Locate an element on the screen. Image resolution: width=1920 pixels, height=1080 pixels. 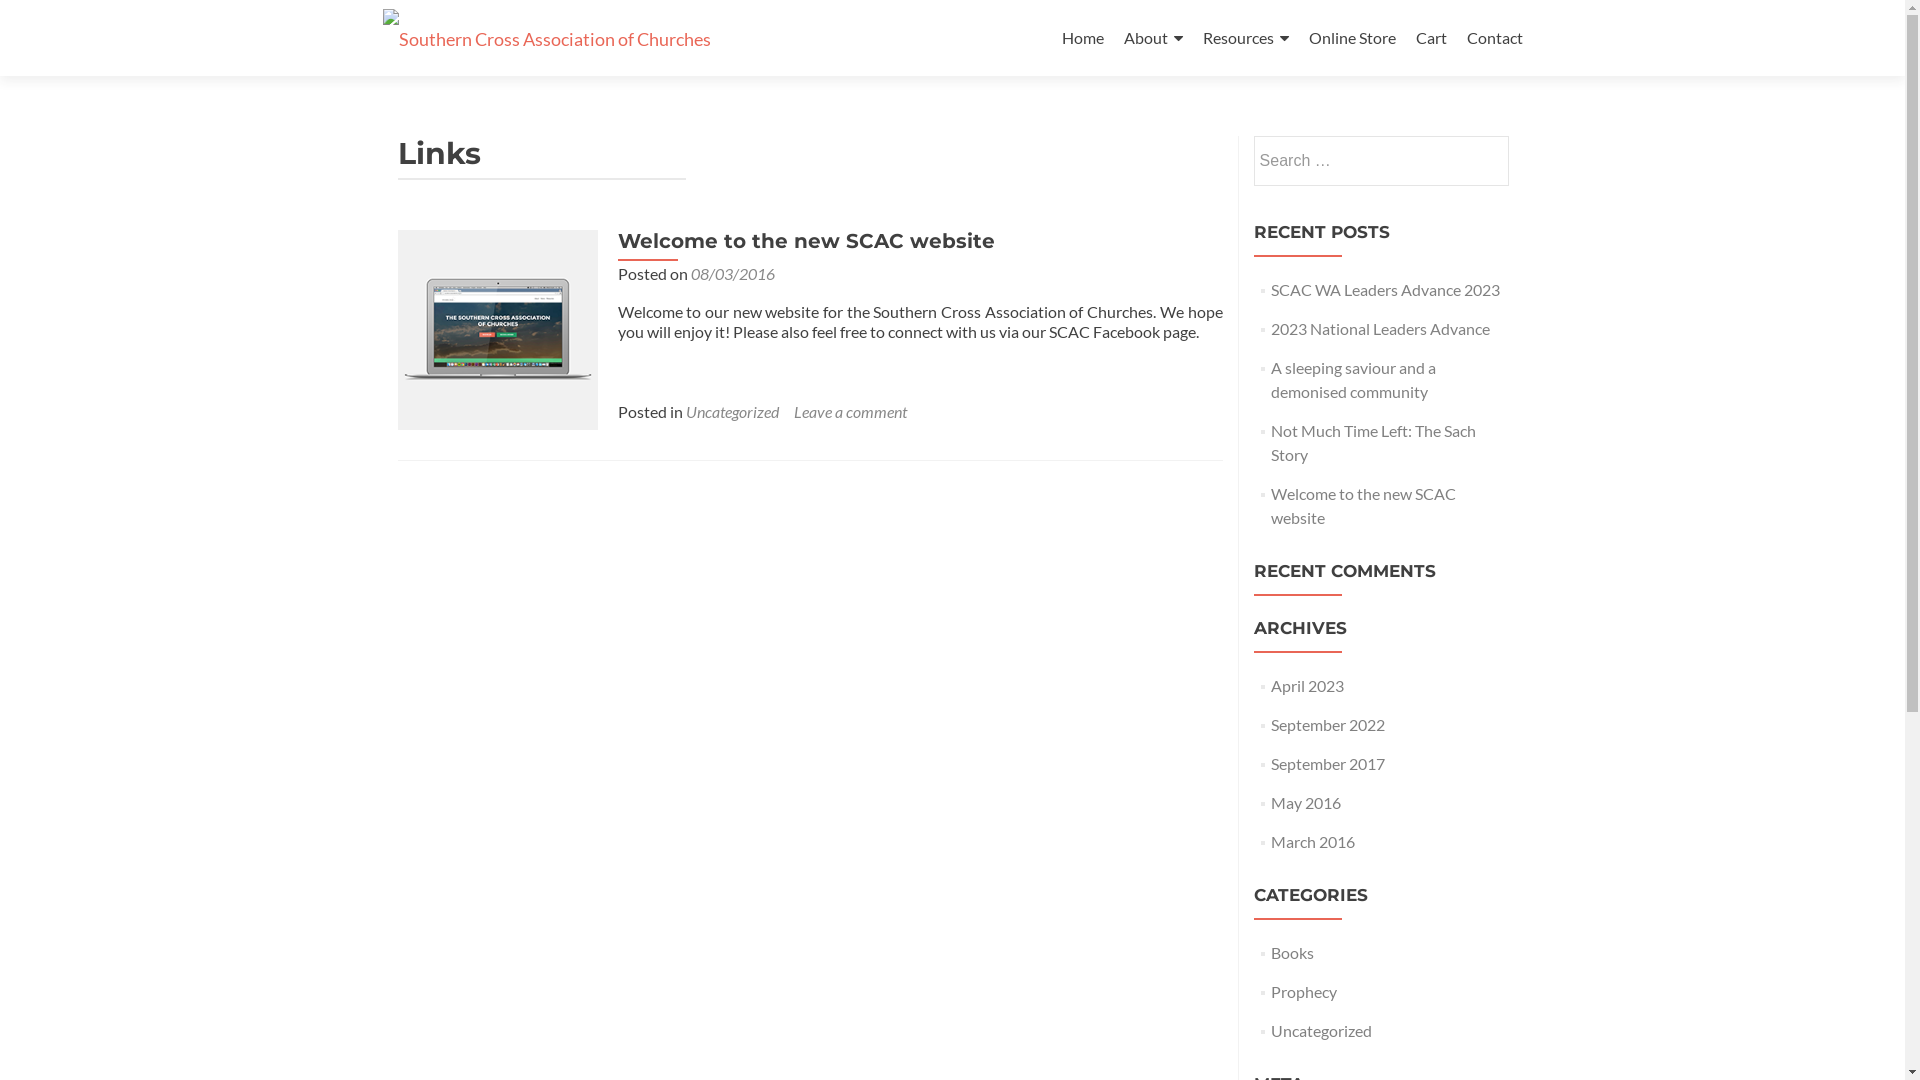
'Uncategorized' is located at coordinates (731, 410).